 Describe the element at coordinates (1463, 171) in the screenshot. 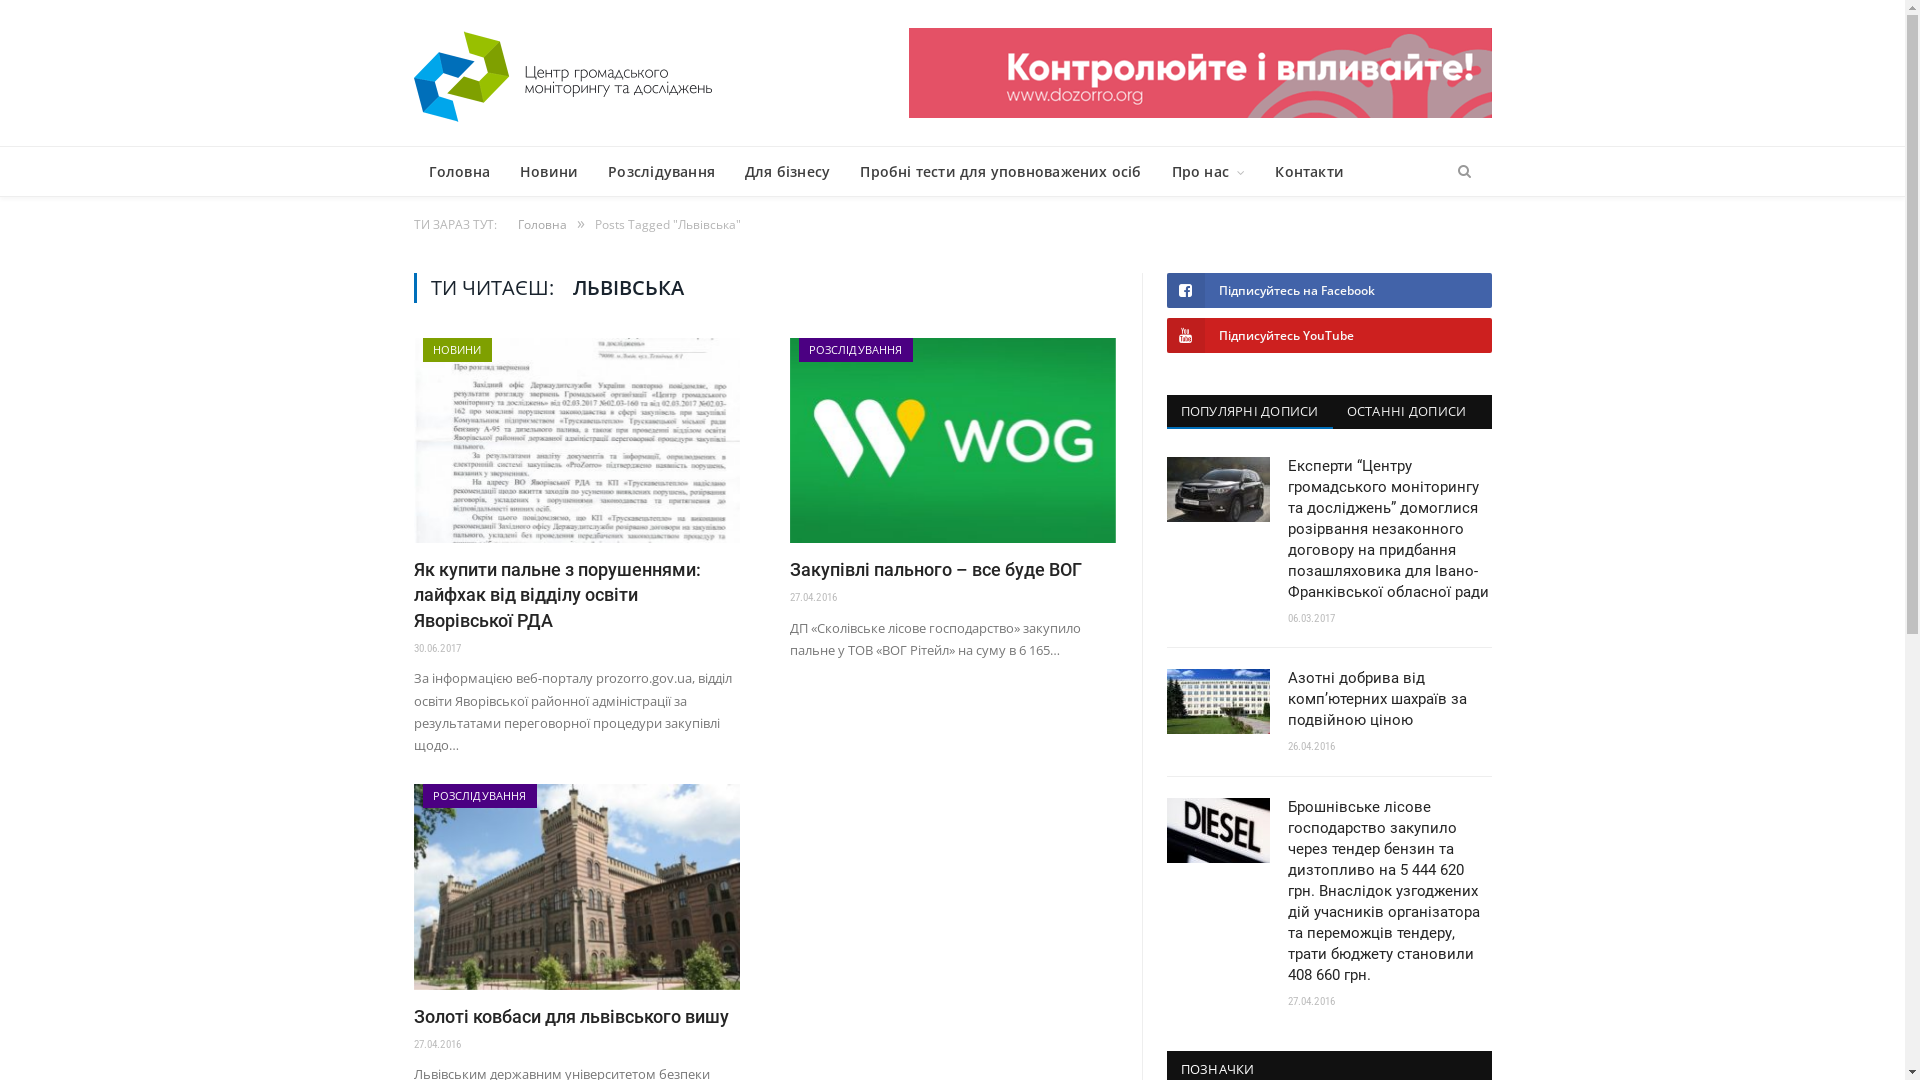

I see `'Search'` at that location.